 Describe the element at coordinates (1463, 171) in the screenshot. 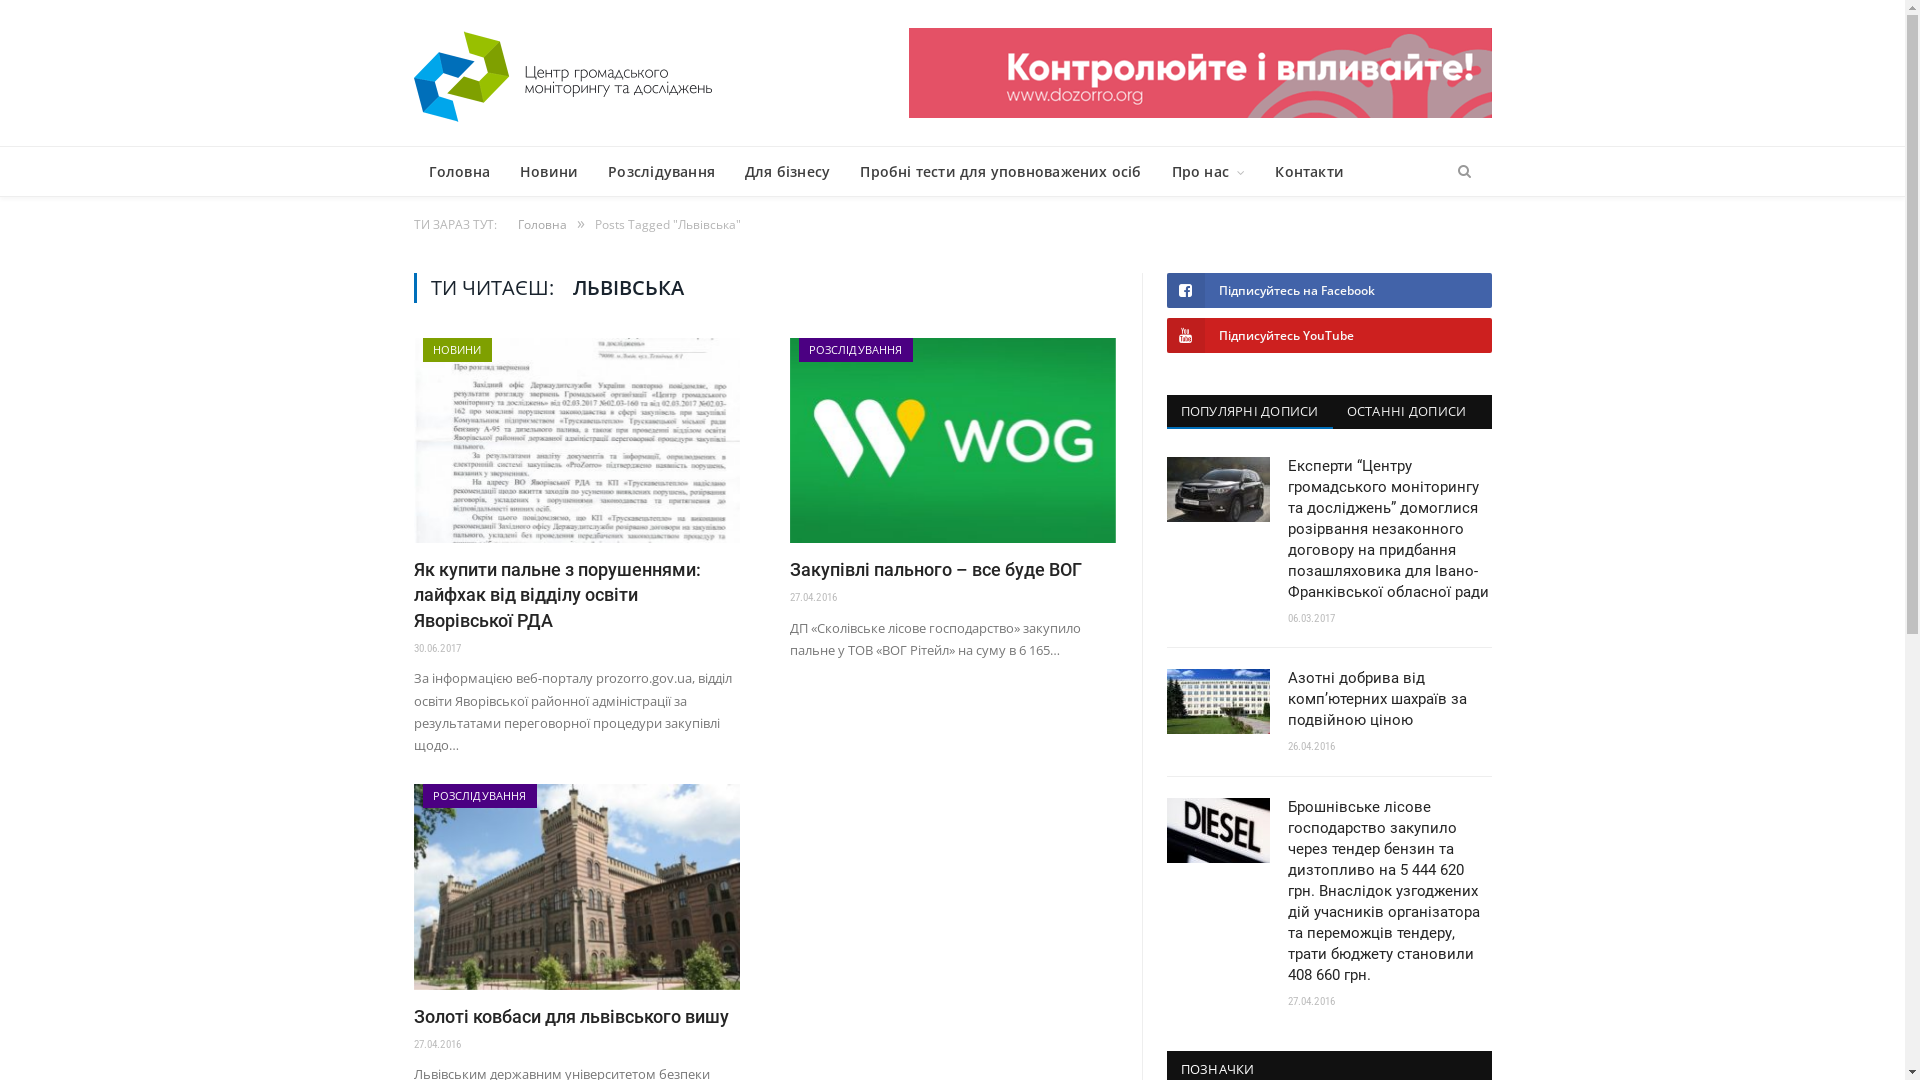

I see `'Search'` at that location.